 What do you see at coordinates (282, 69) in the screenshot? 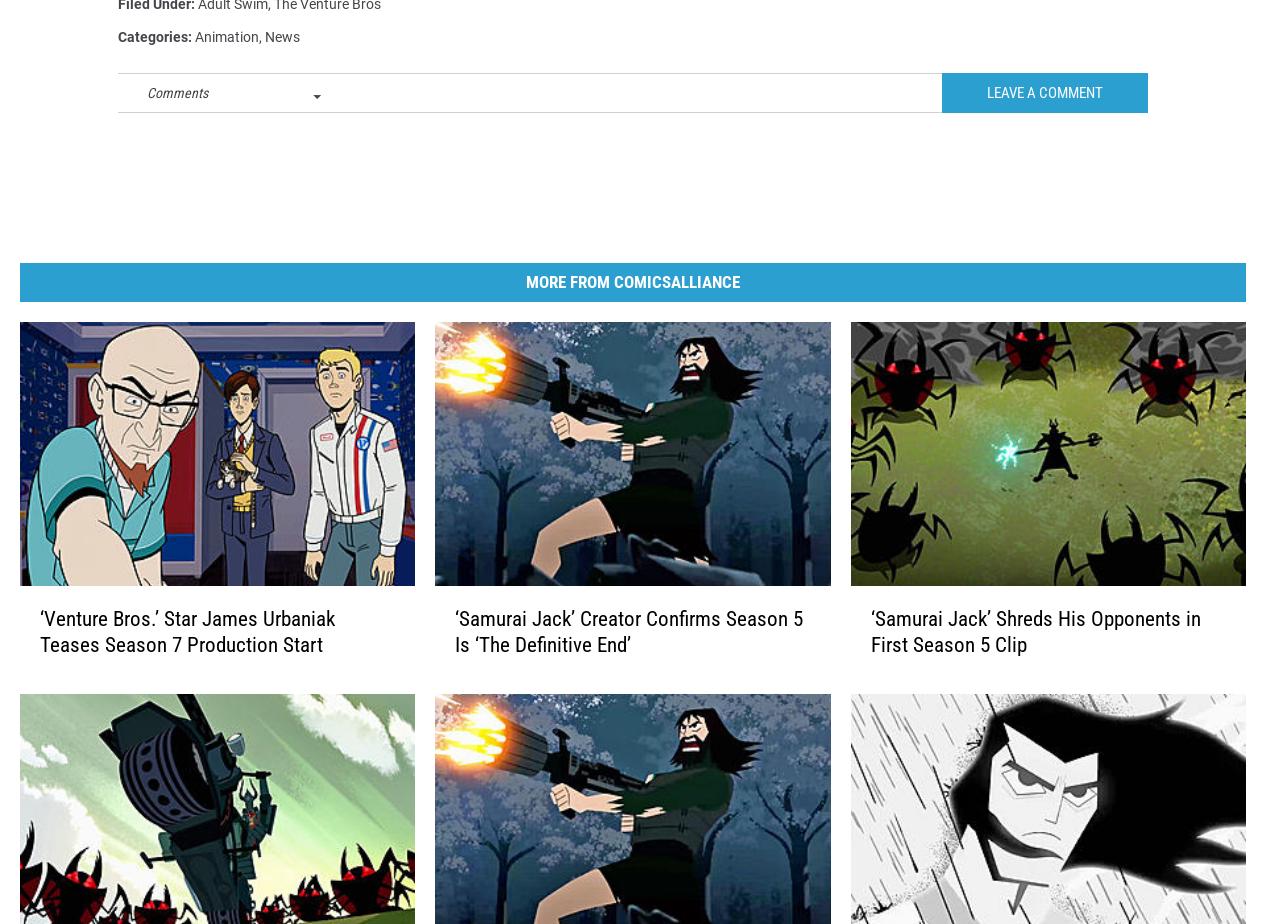
I see `'News'` at bounding box center [282, 69].